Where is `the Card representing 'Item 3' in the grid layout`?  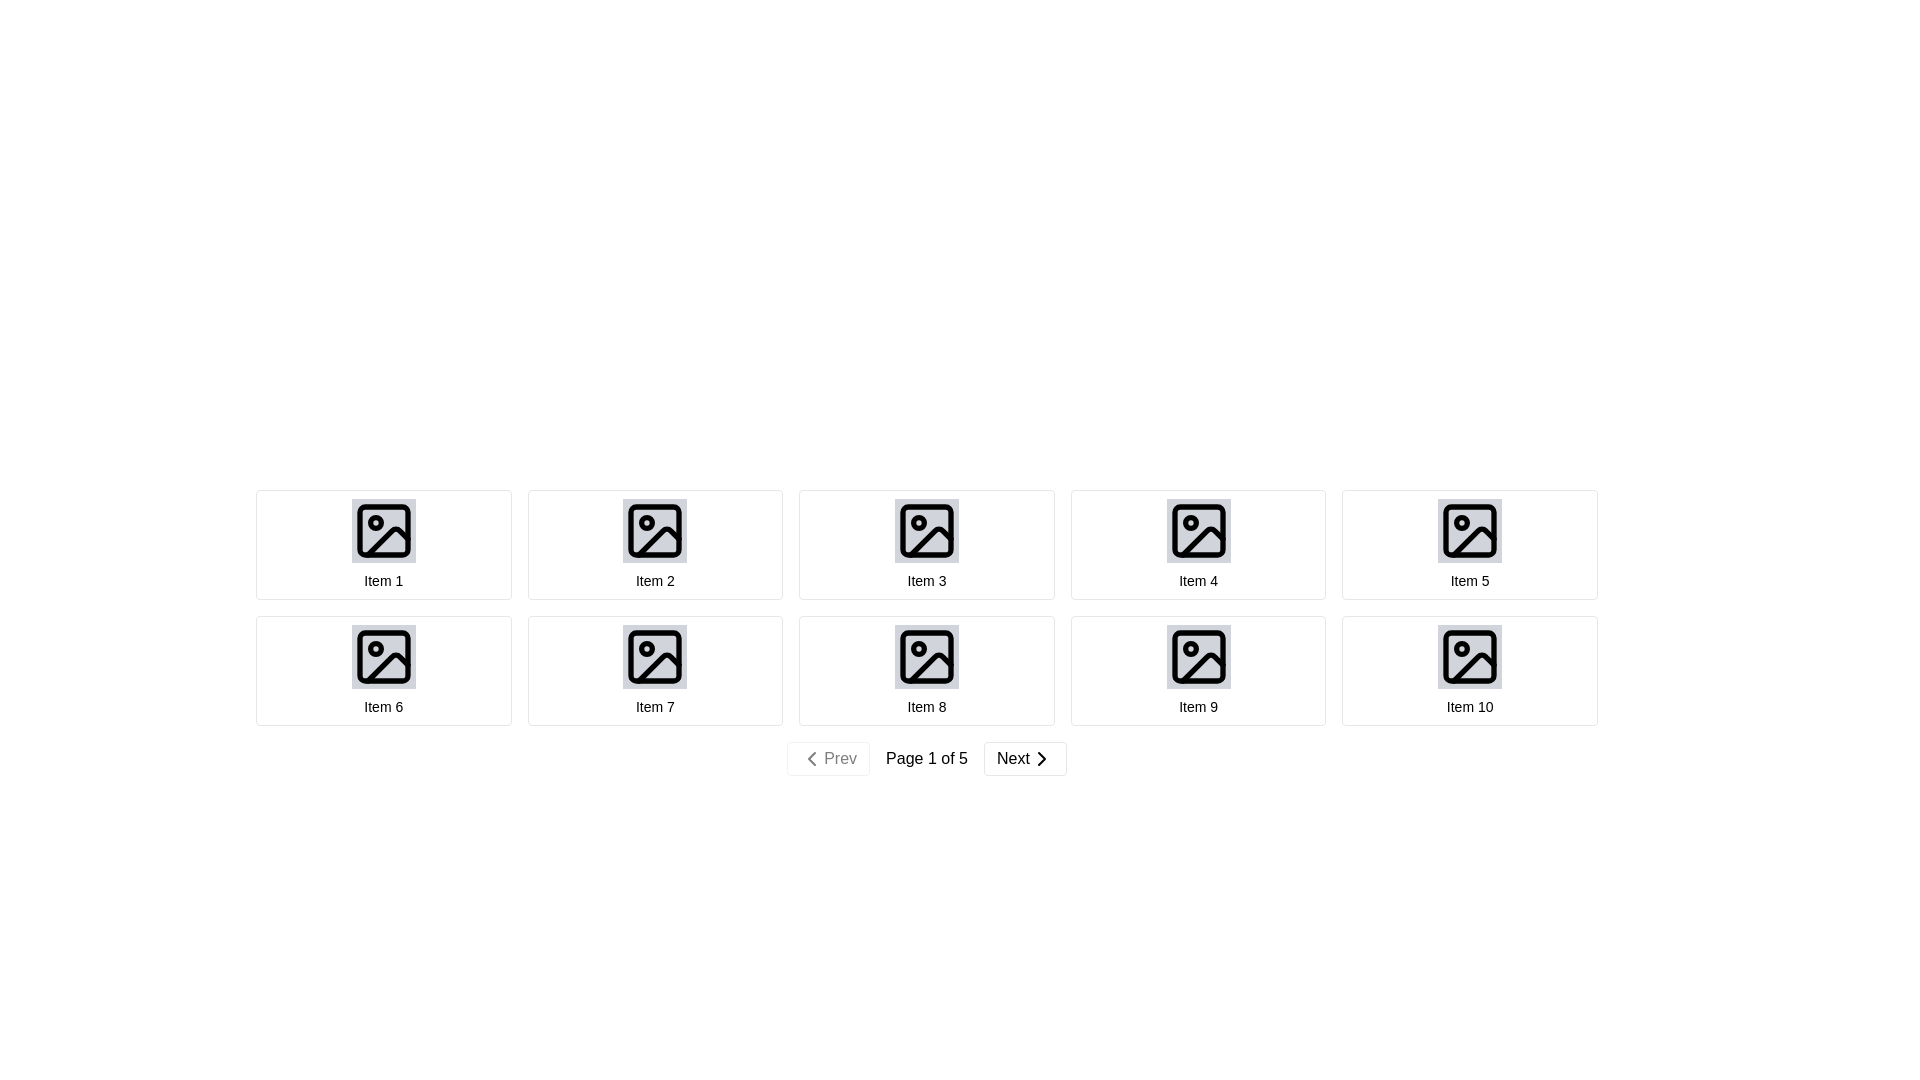
the Card representing 'Item 3' in the grid layout is located at coordinates (925, 544).